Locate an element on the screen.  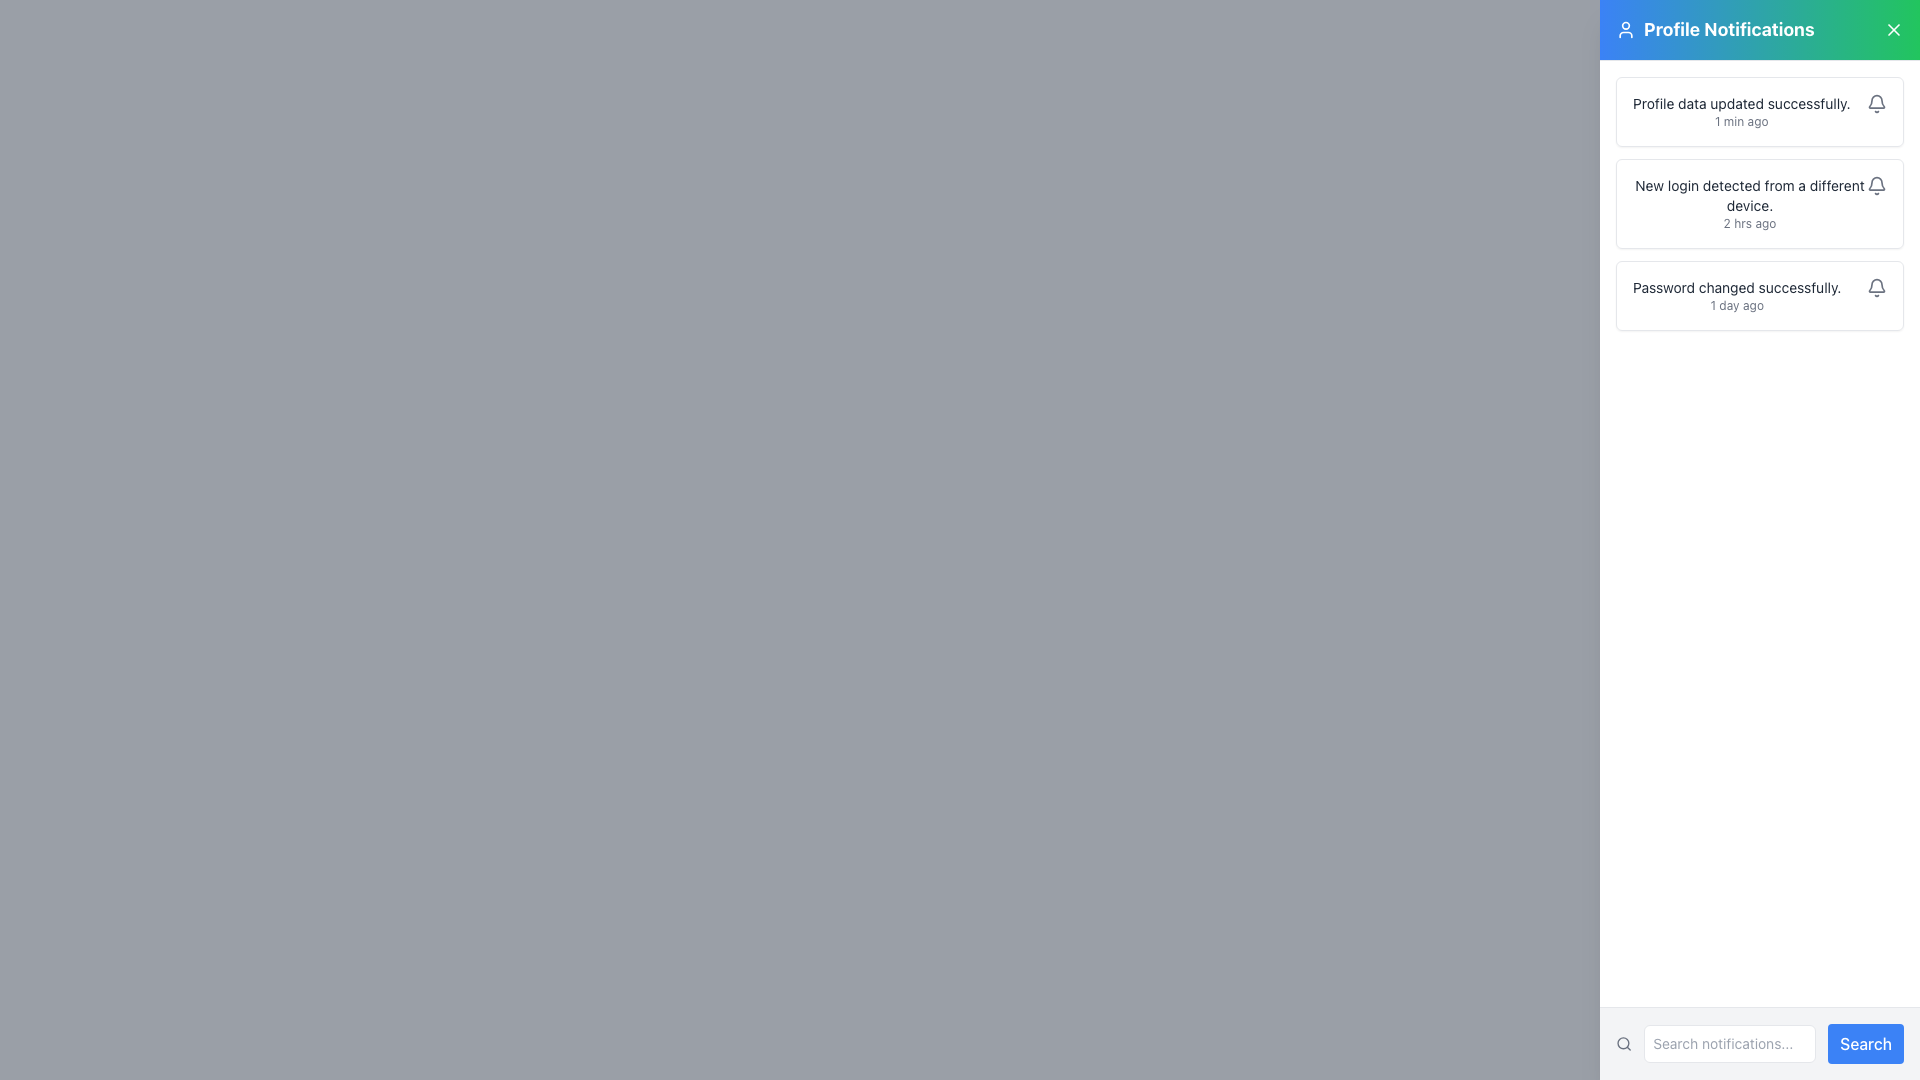
the text label displaying '2 hrs ago' which is located beneath the notification message 'New login detected from a different device.' in the right-side notification panel is located at coordinates (1749, 223).